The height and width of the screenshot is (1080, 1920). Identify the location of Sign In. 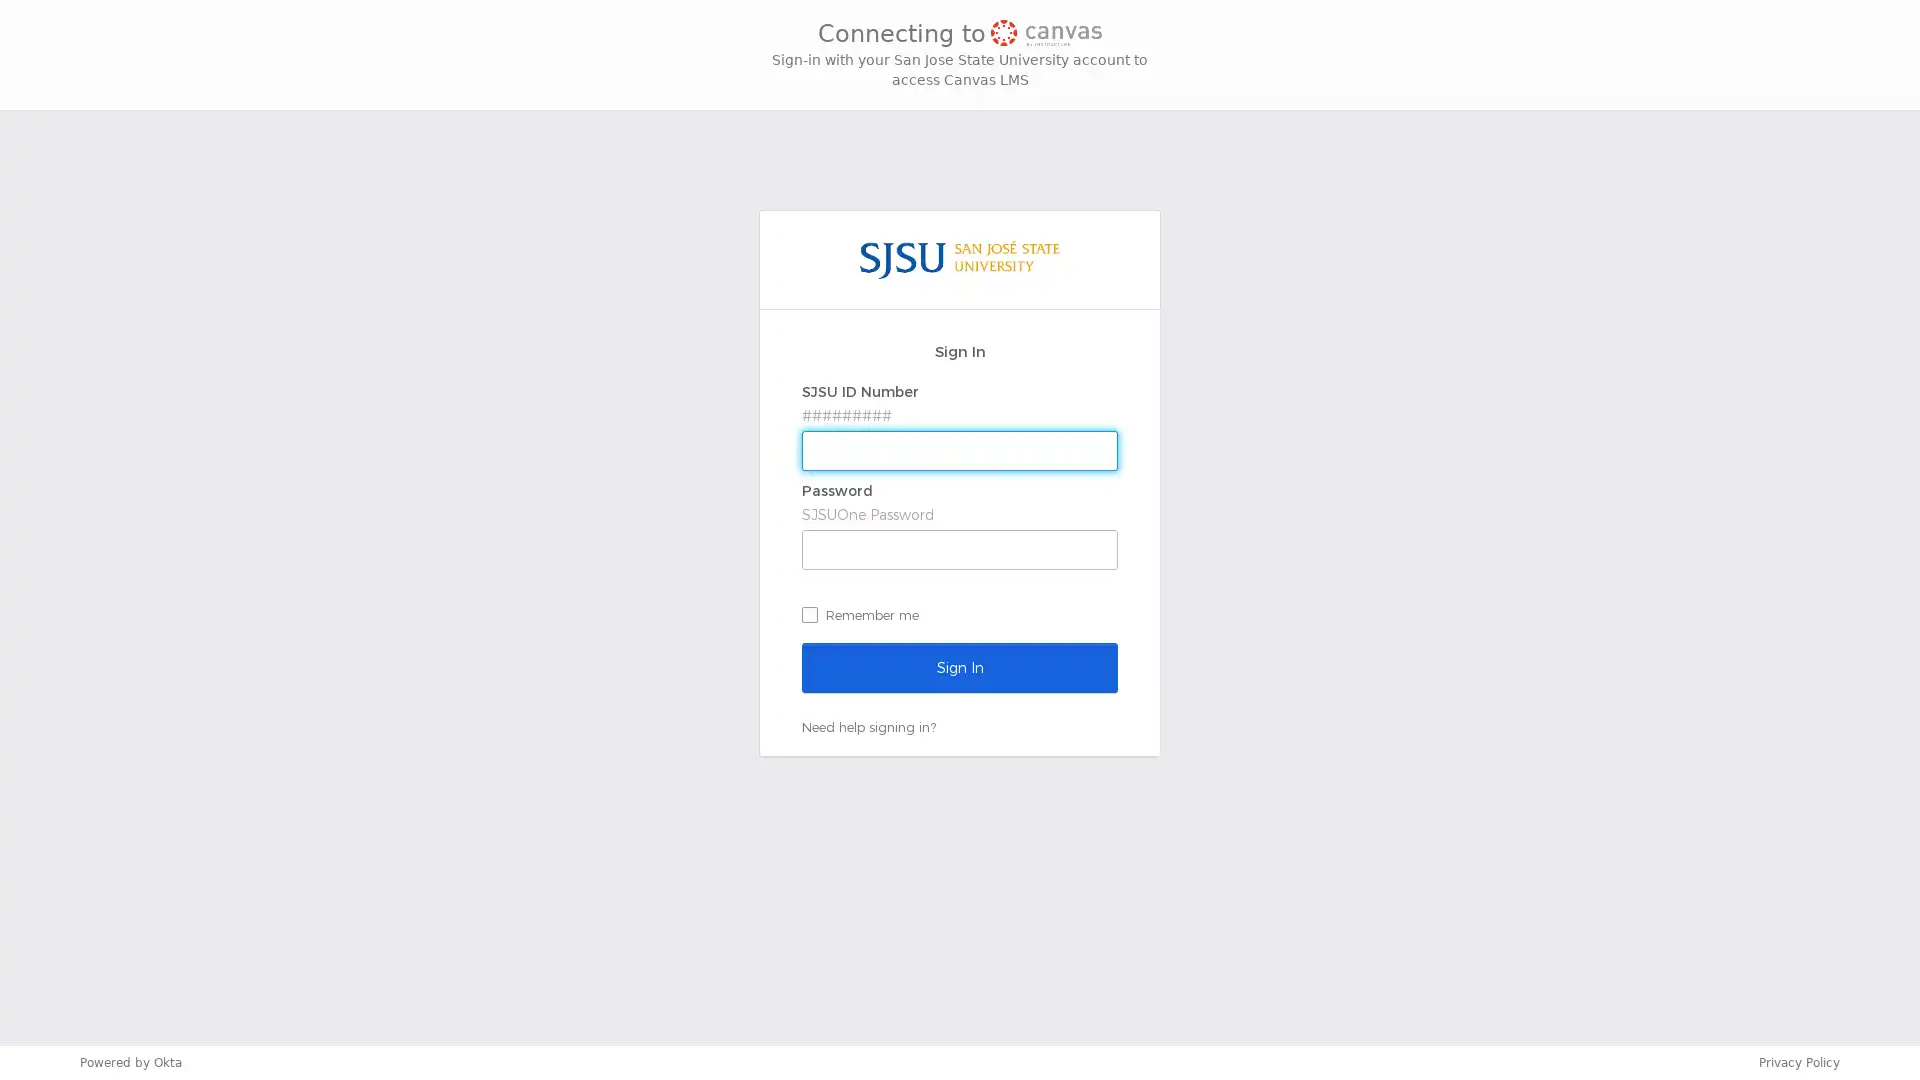
(960, 667).